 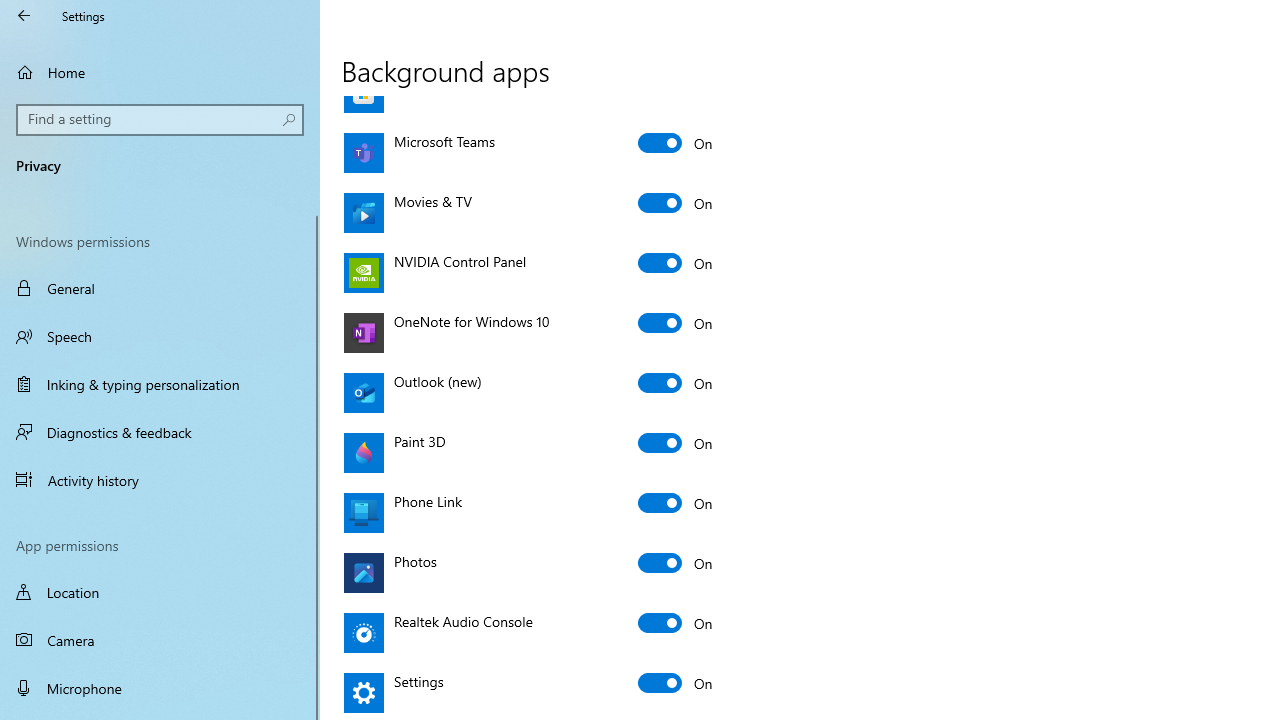 I want to click on 'Location', so click(x=160, y=591).